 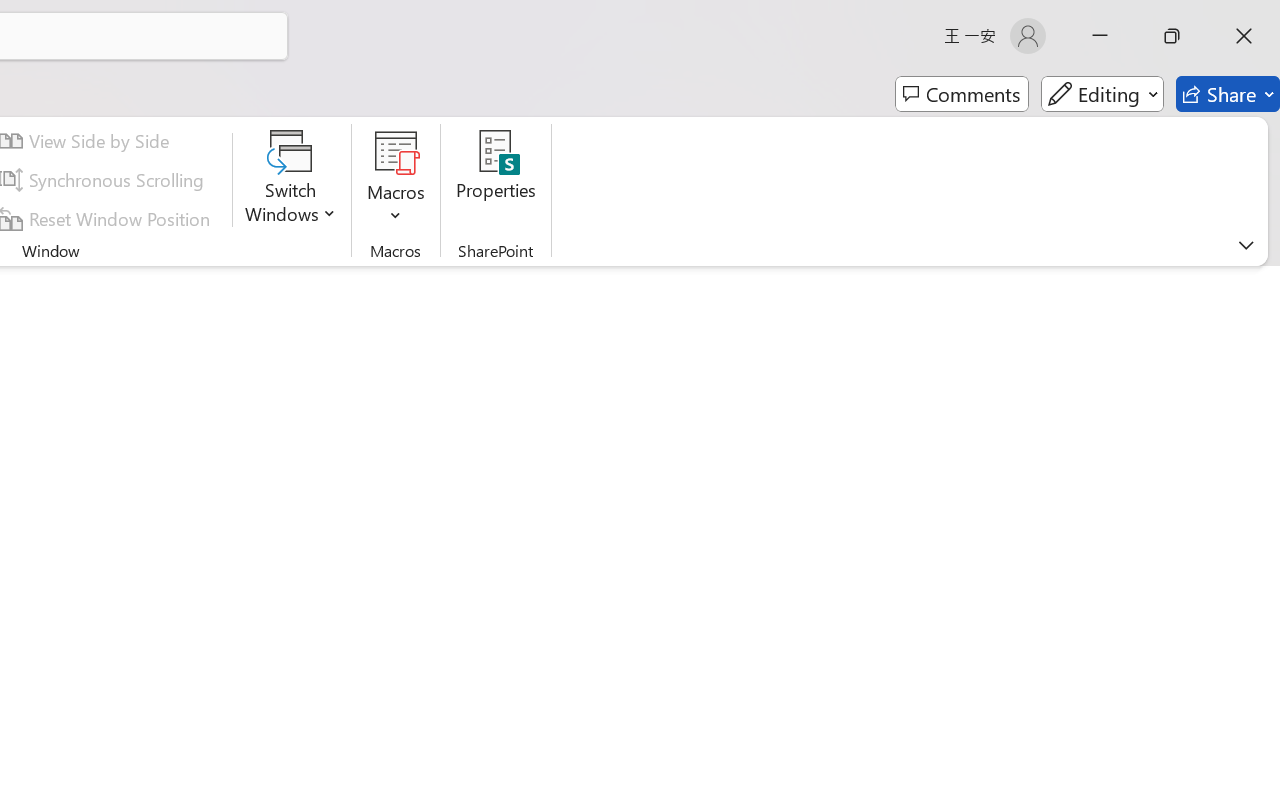 I want to click on 'Editing', so click(x=1101, y=94).